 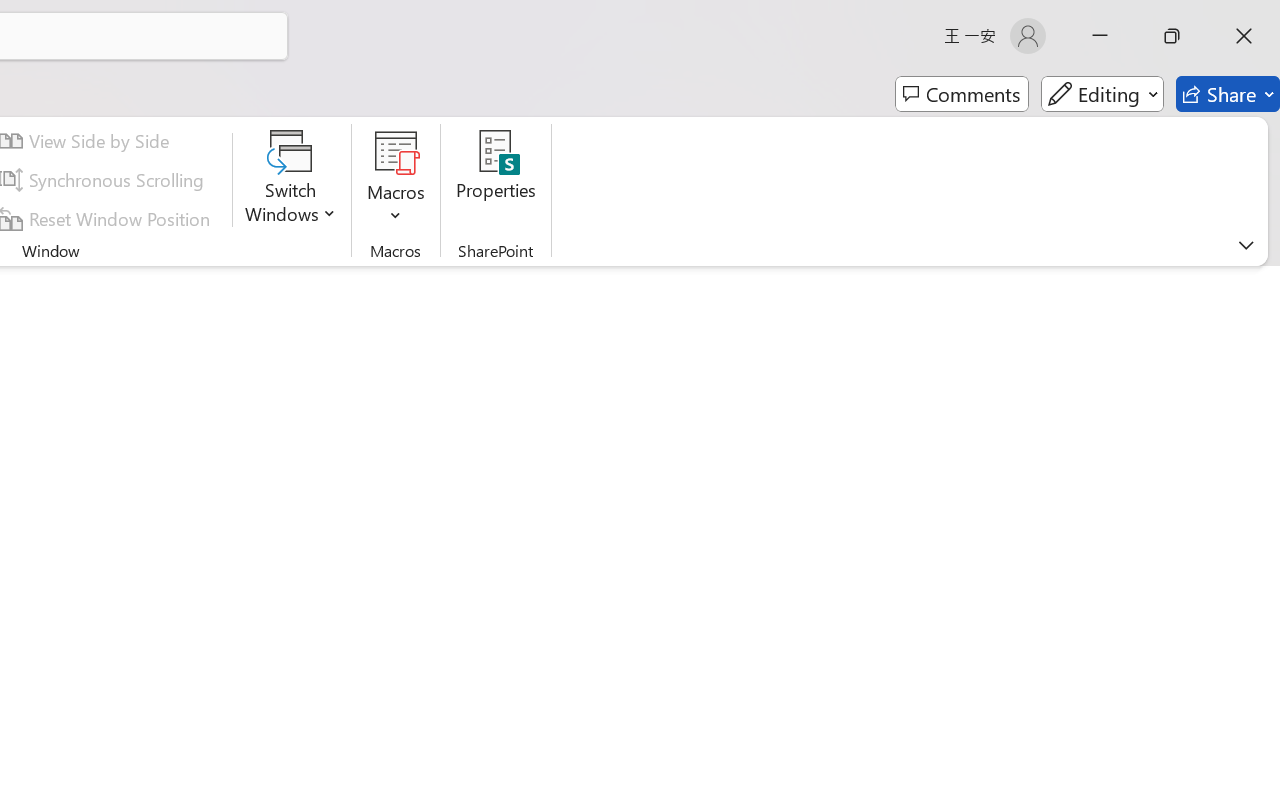 I want to click on 'Editing', so click(x=1101, y=94).